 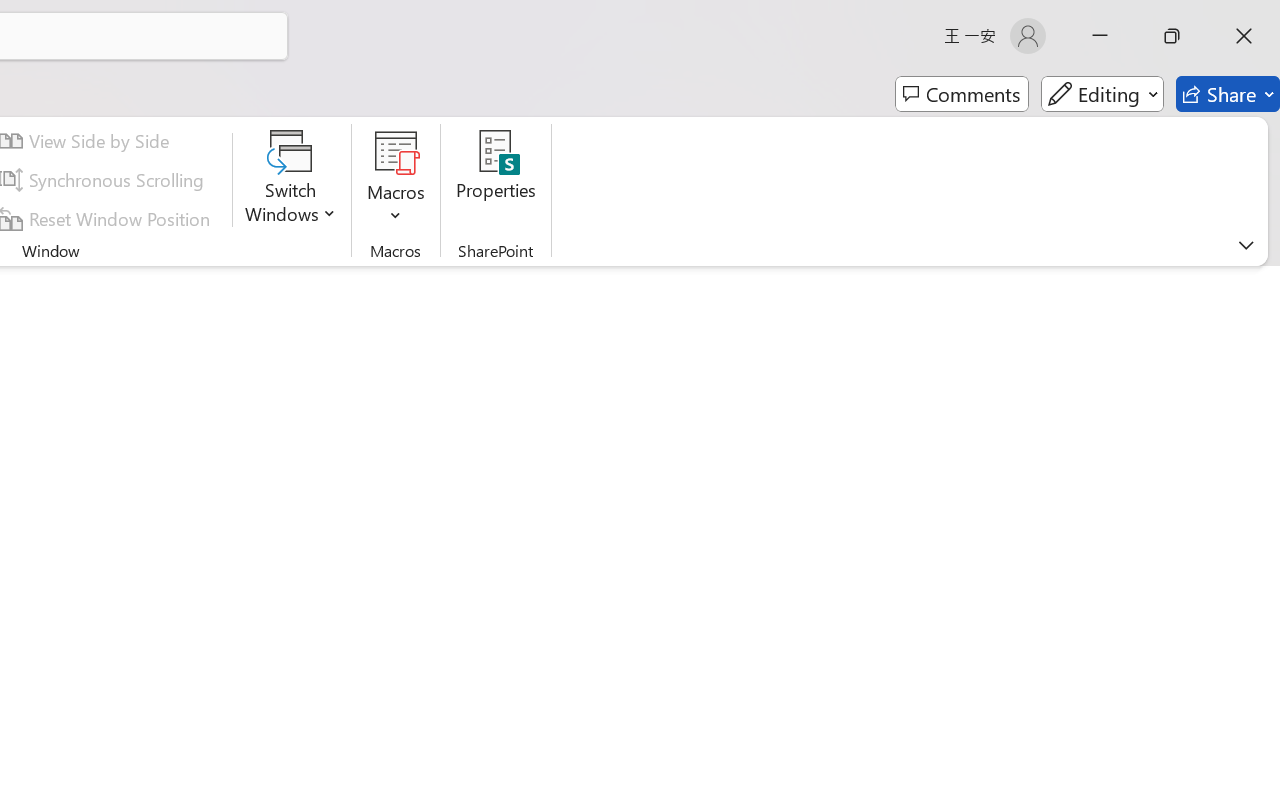 I want to click on 'Editing', so click(x=1101, y=94).